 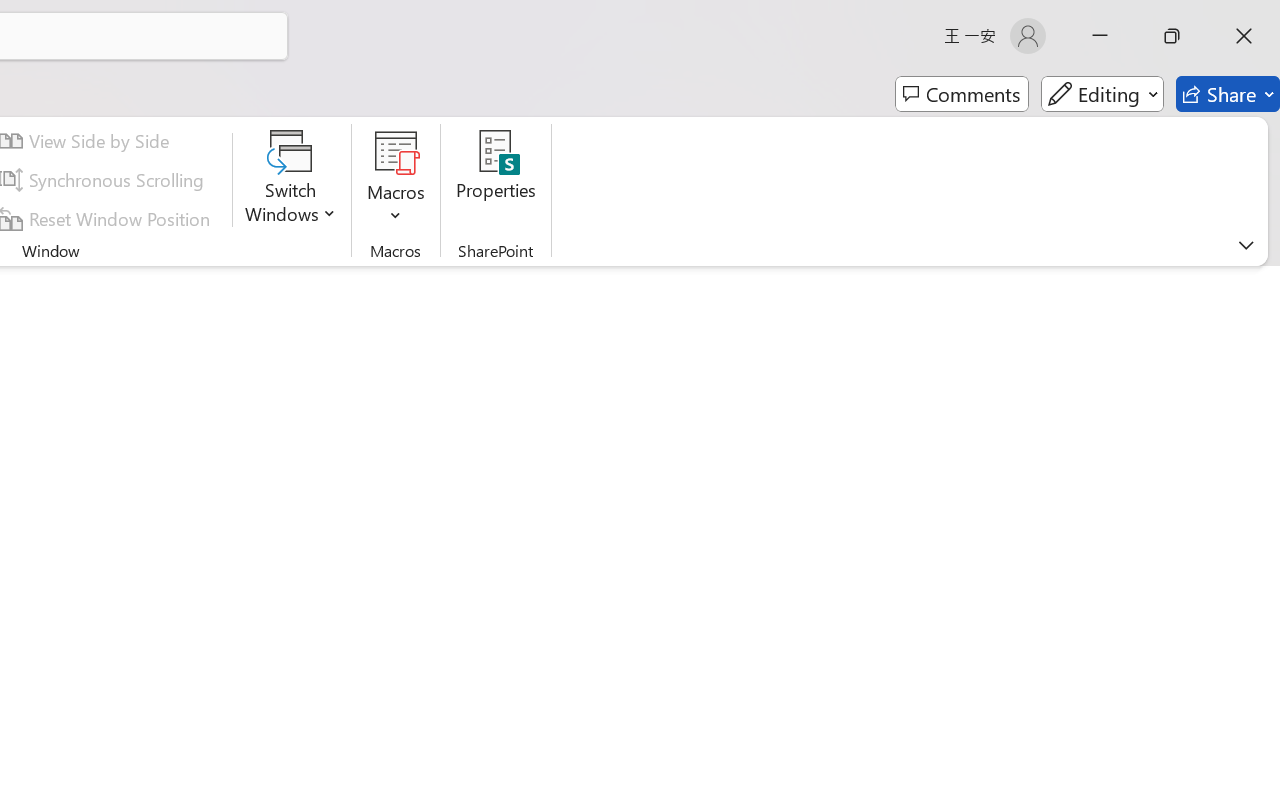 I want to click on 'Editing', so click(x=1101, y=94).